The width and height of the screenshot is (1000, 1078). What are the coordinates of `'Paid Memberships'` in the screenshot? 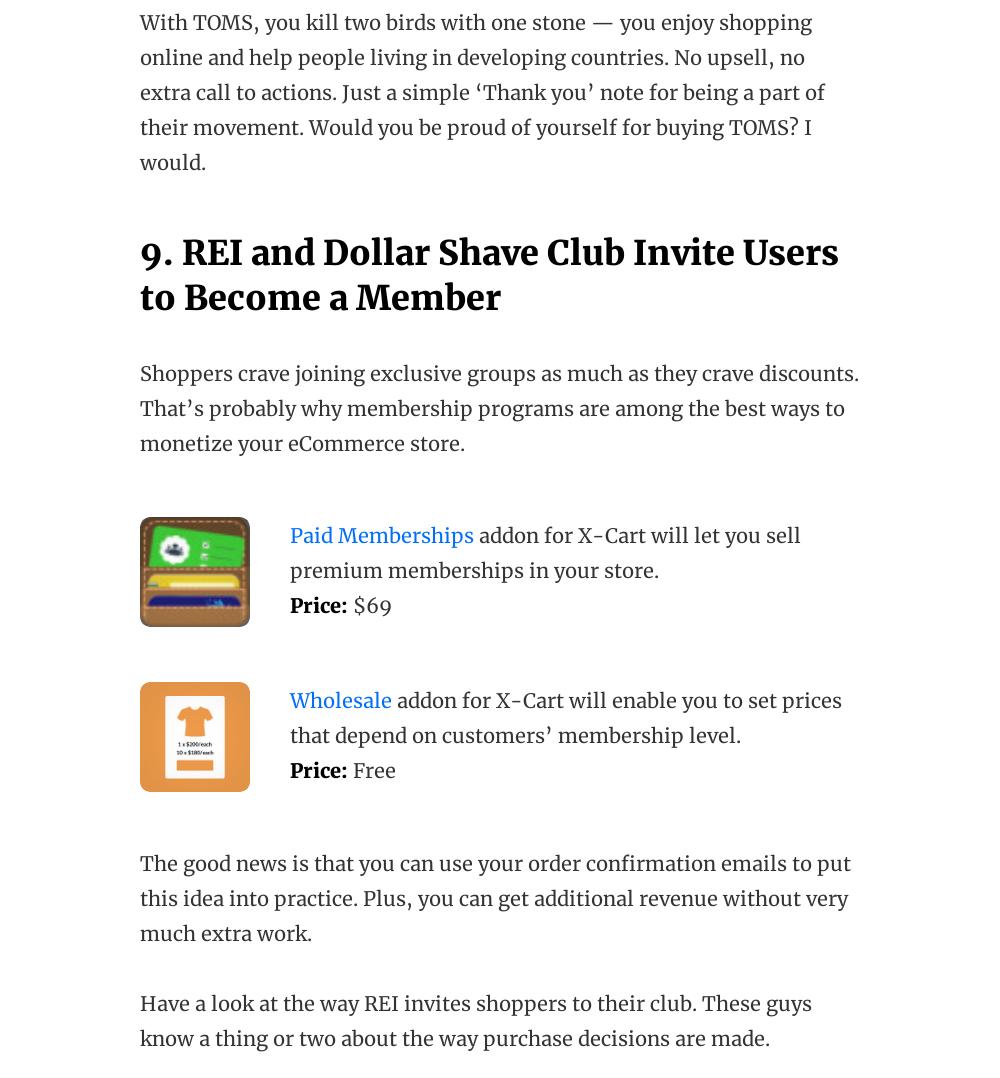 It's located at (382, 535).